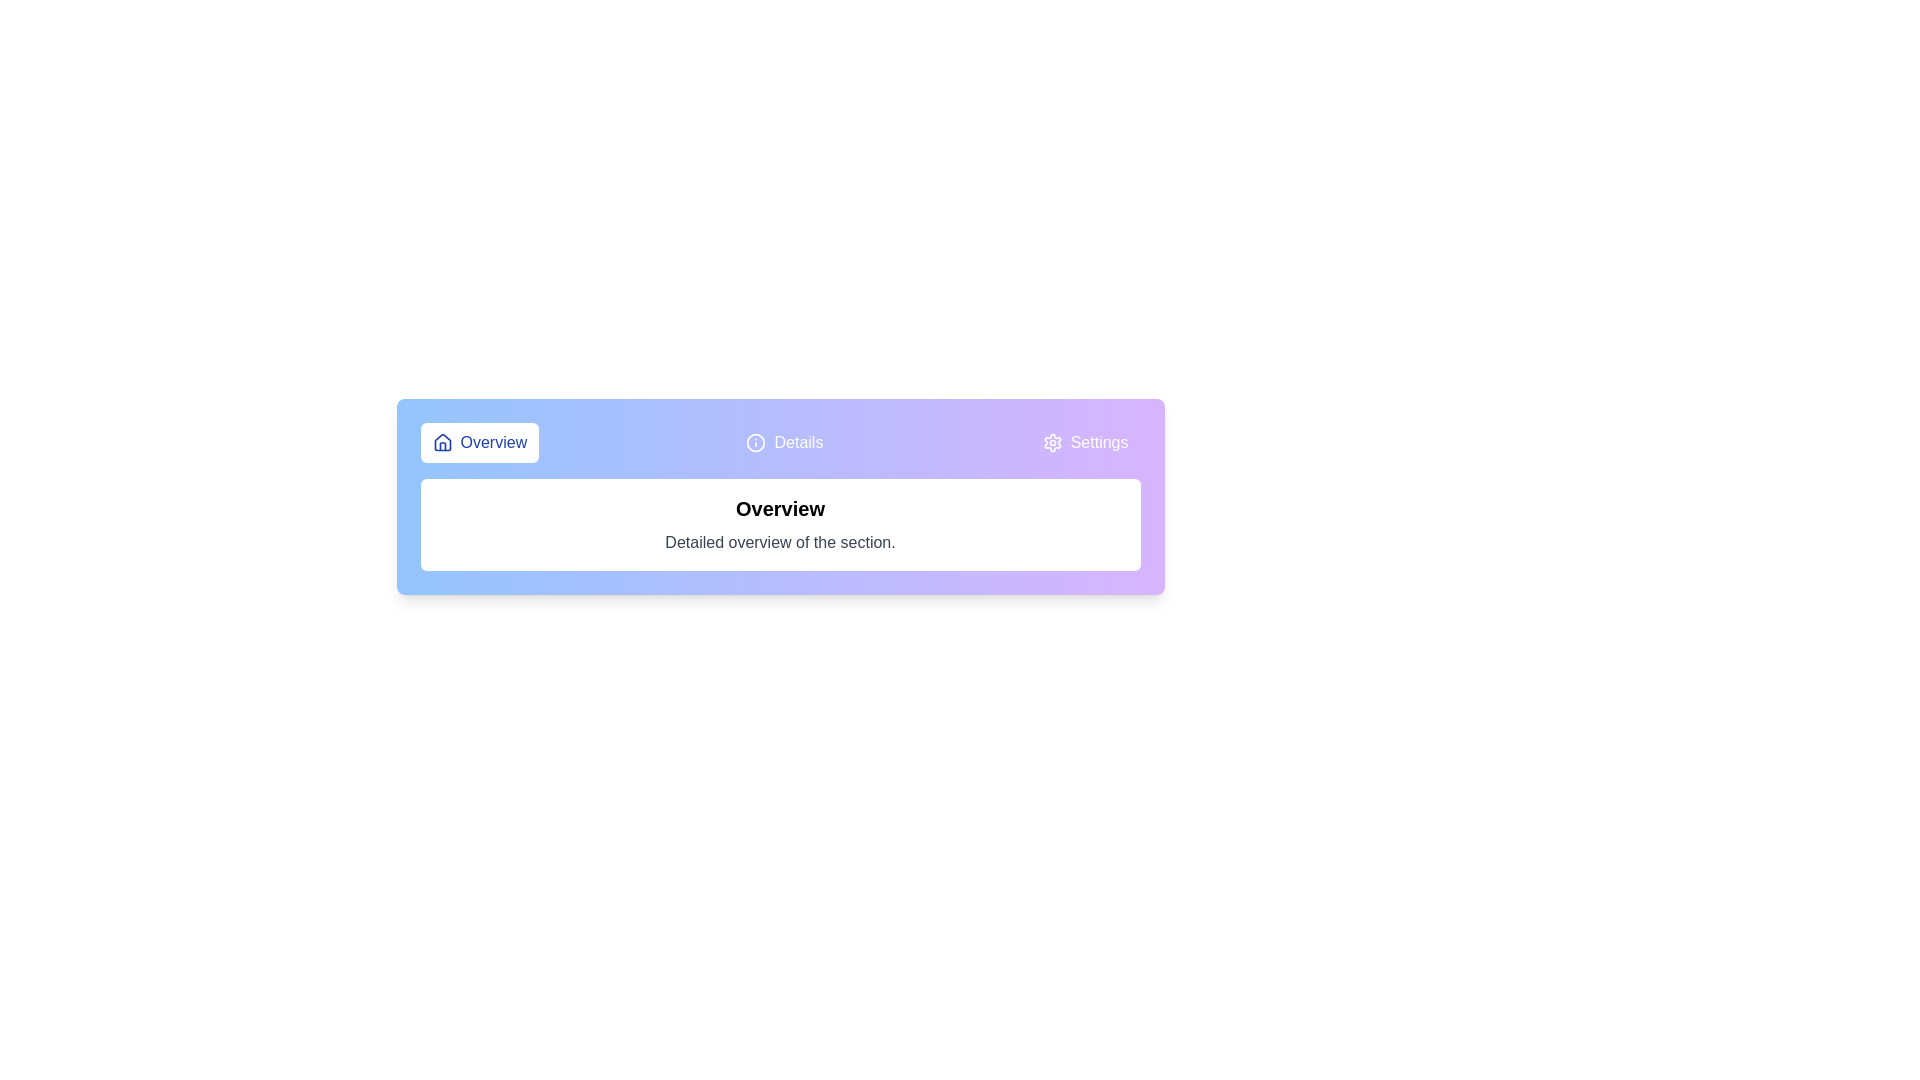  I want to click on the Informational card with a gradient background transitioning from blue to purple, which contains sections labeled 'Overview', 'Details', and 'Settings', and displays the title 'Overview' in bold, so click(779, 496).